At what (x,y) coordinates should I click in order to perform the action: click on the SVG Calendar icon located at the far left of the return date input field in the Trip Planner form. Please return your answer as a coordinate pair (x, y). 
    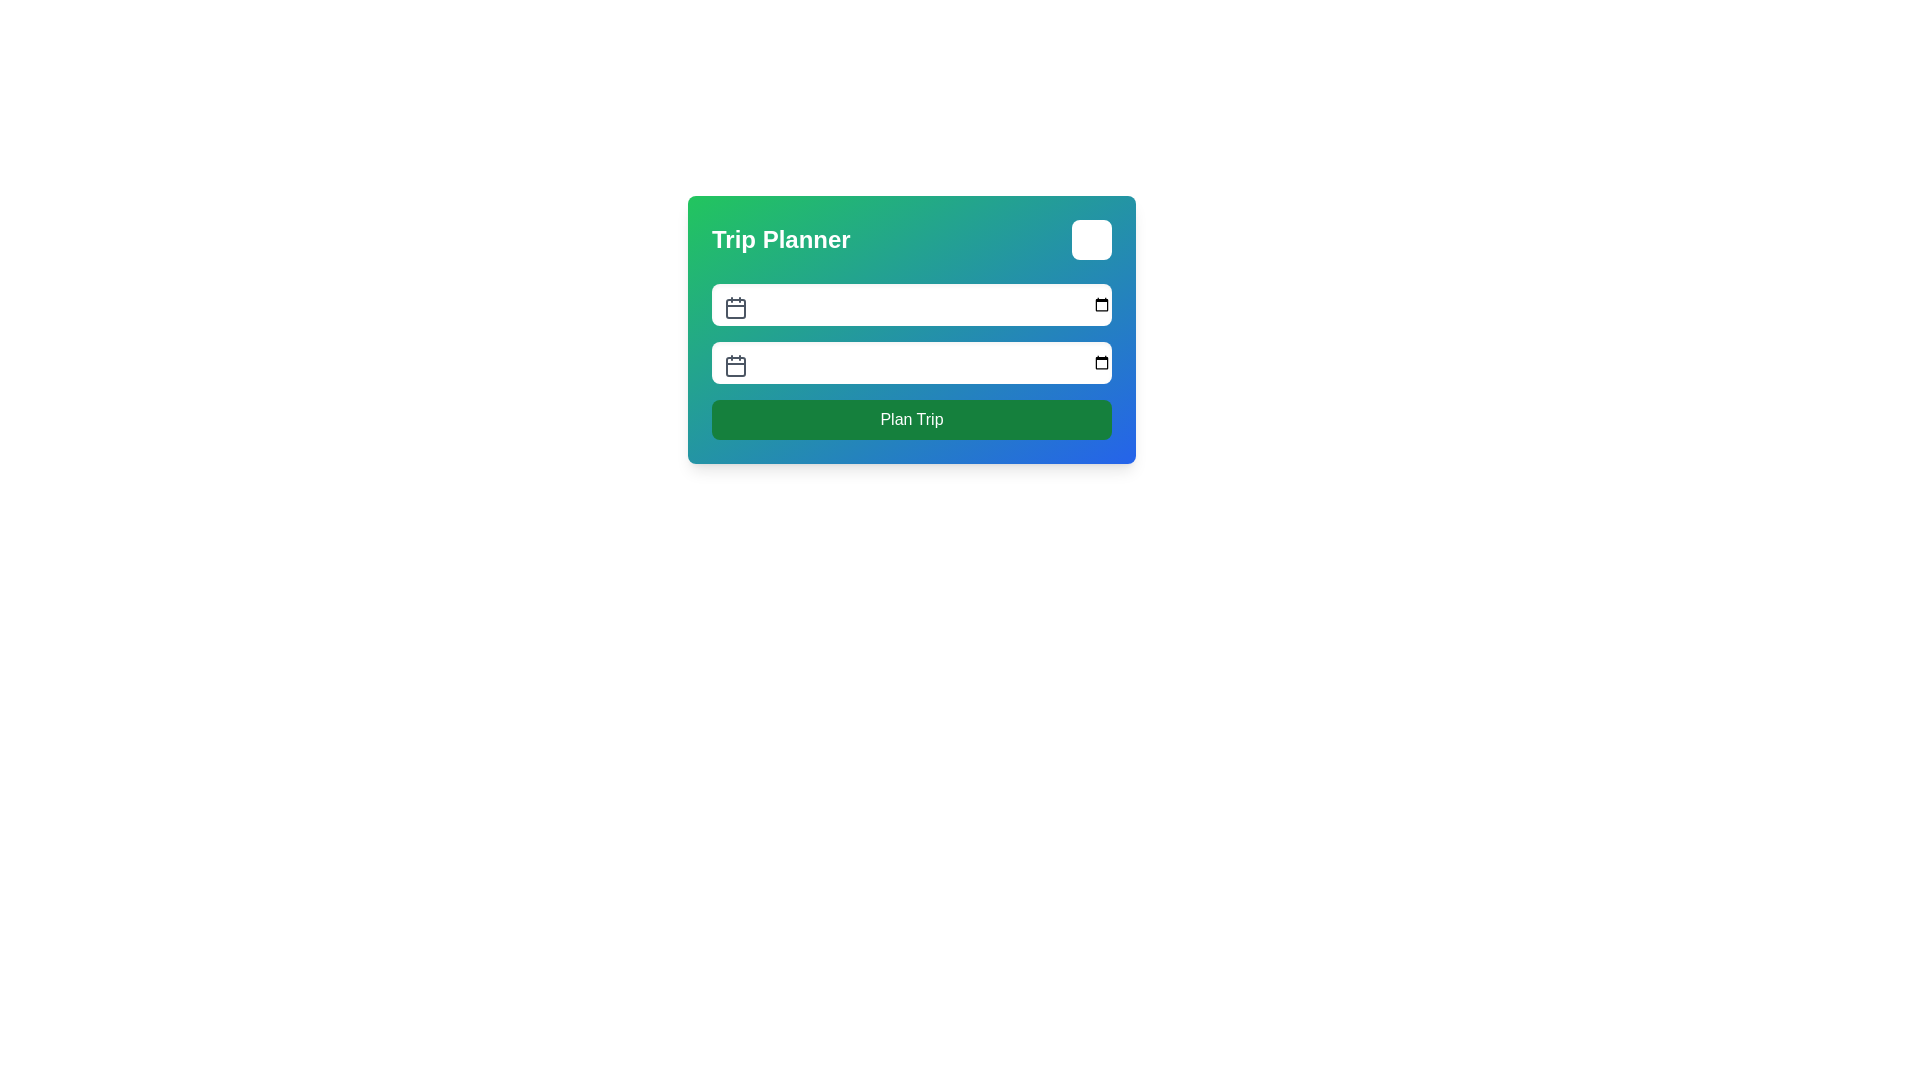
    Looking at the image, I should click on (734, 366).